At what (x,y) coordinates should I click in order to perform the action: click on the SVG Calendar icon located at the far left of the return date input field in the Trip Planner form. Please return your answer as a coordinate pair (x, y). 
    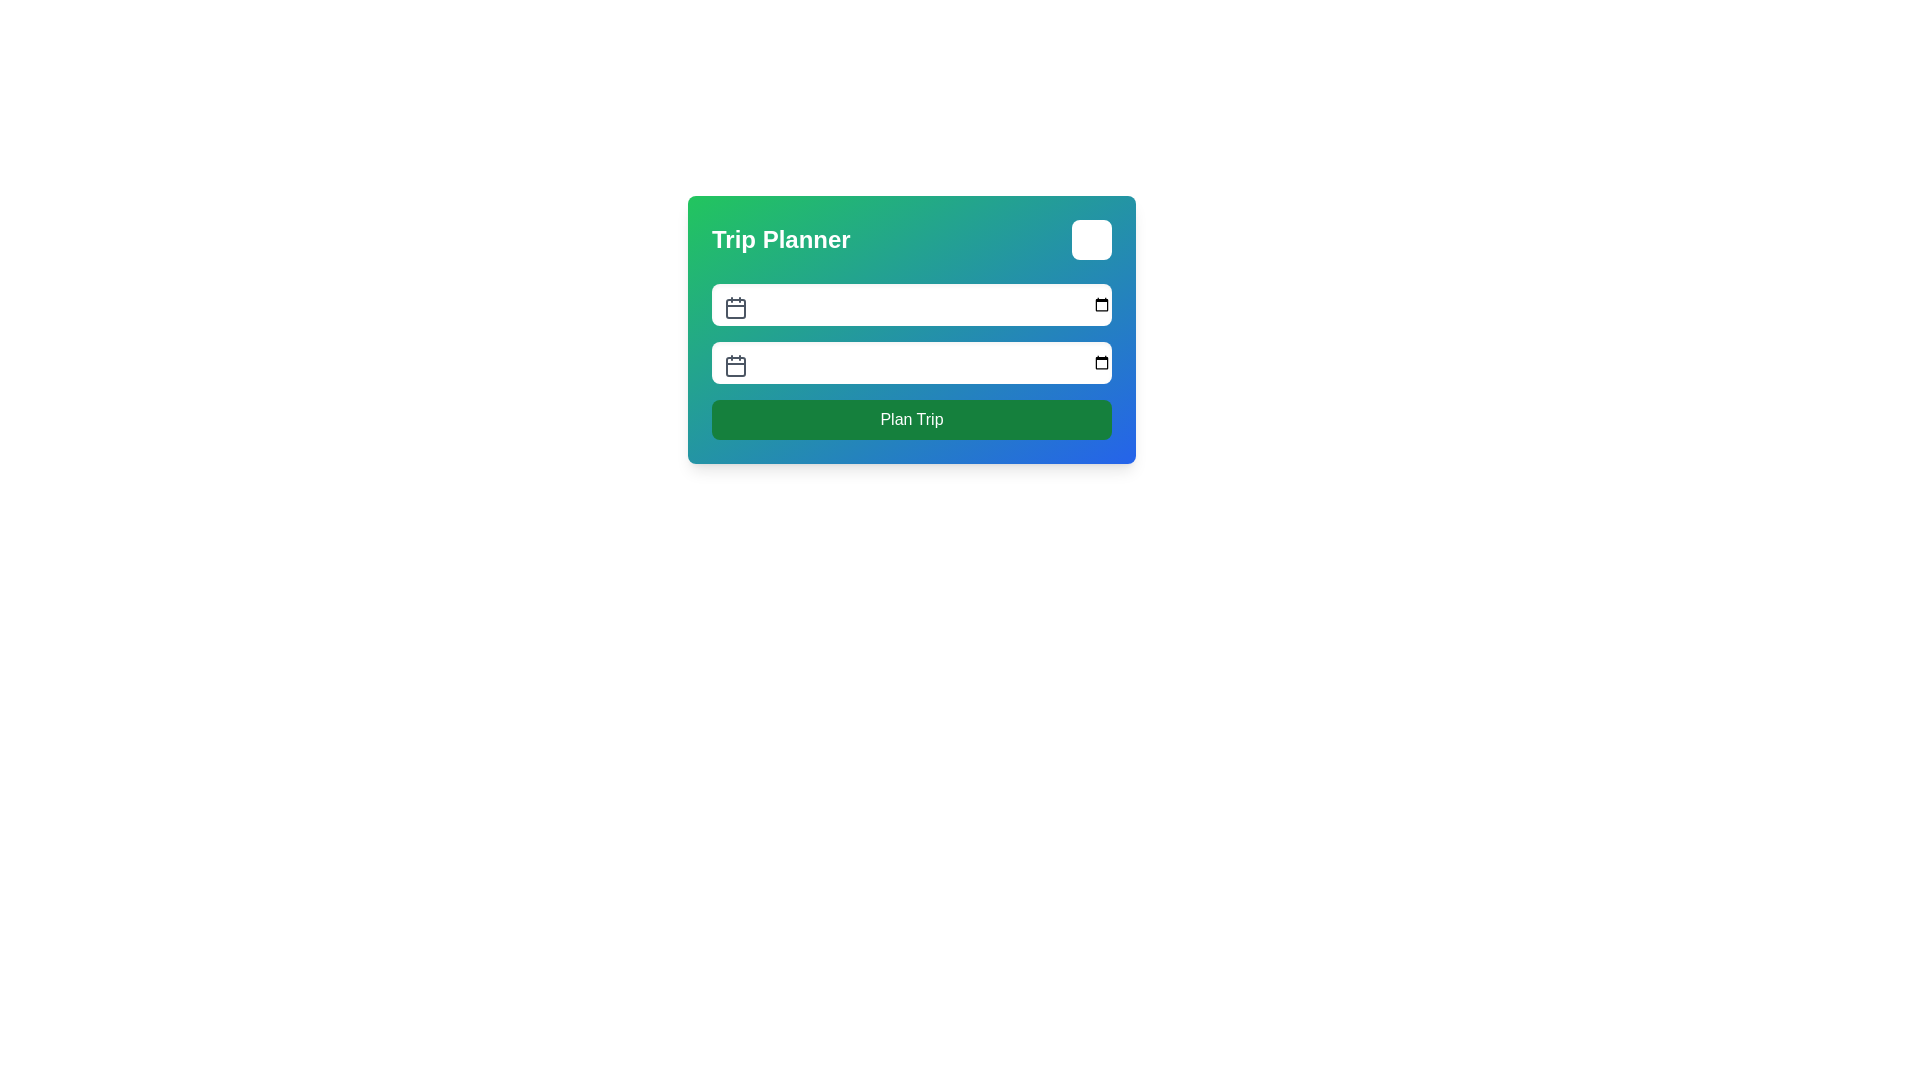
    Looking at the image, I should click on (734, 366).